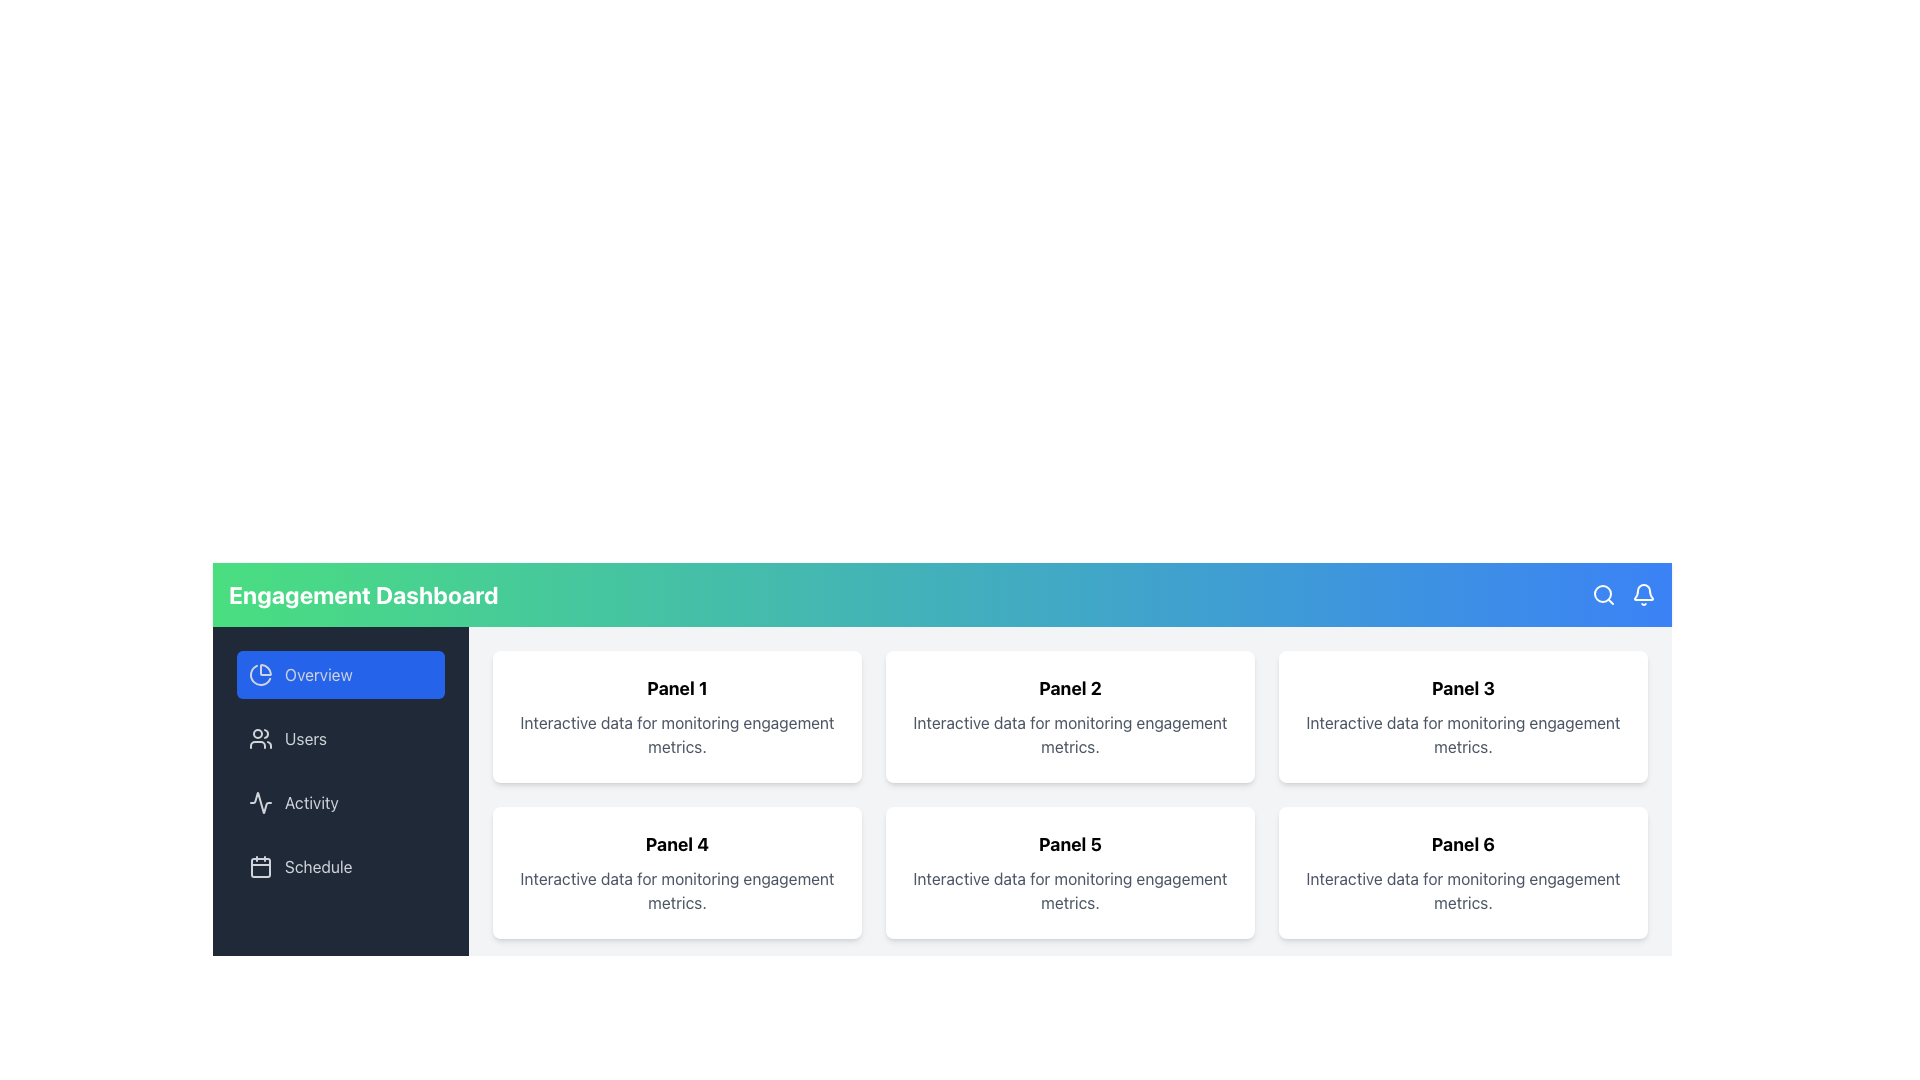  What do you see at coordinates (259, 866) in the screenshot?
I see `the icon located in the sidebar next to the 'Schedule' text` at bounding box center [259, 866].